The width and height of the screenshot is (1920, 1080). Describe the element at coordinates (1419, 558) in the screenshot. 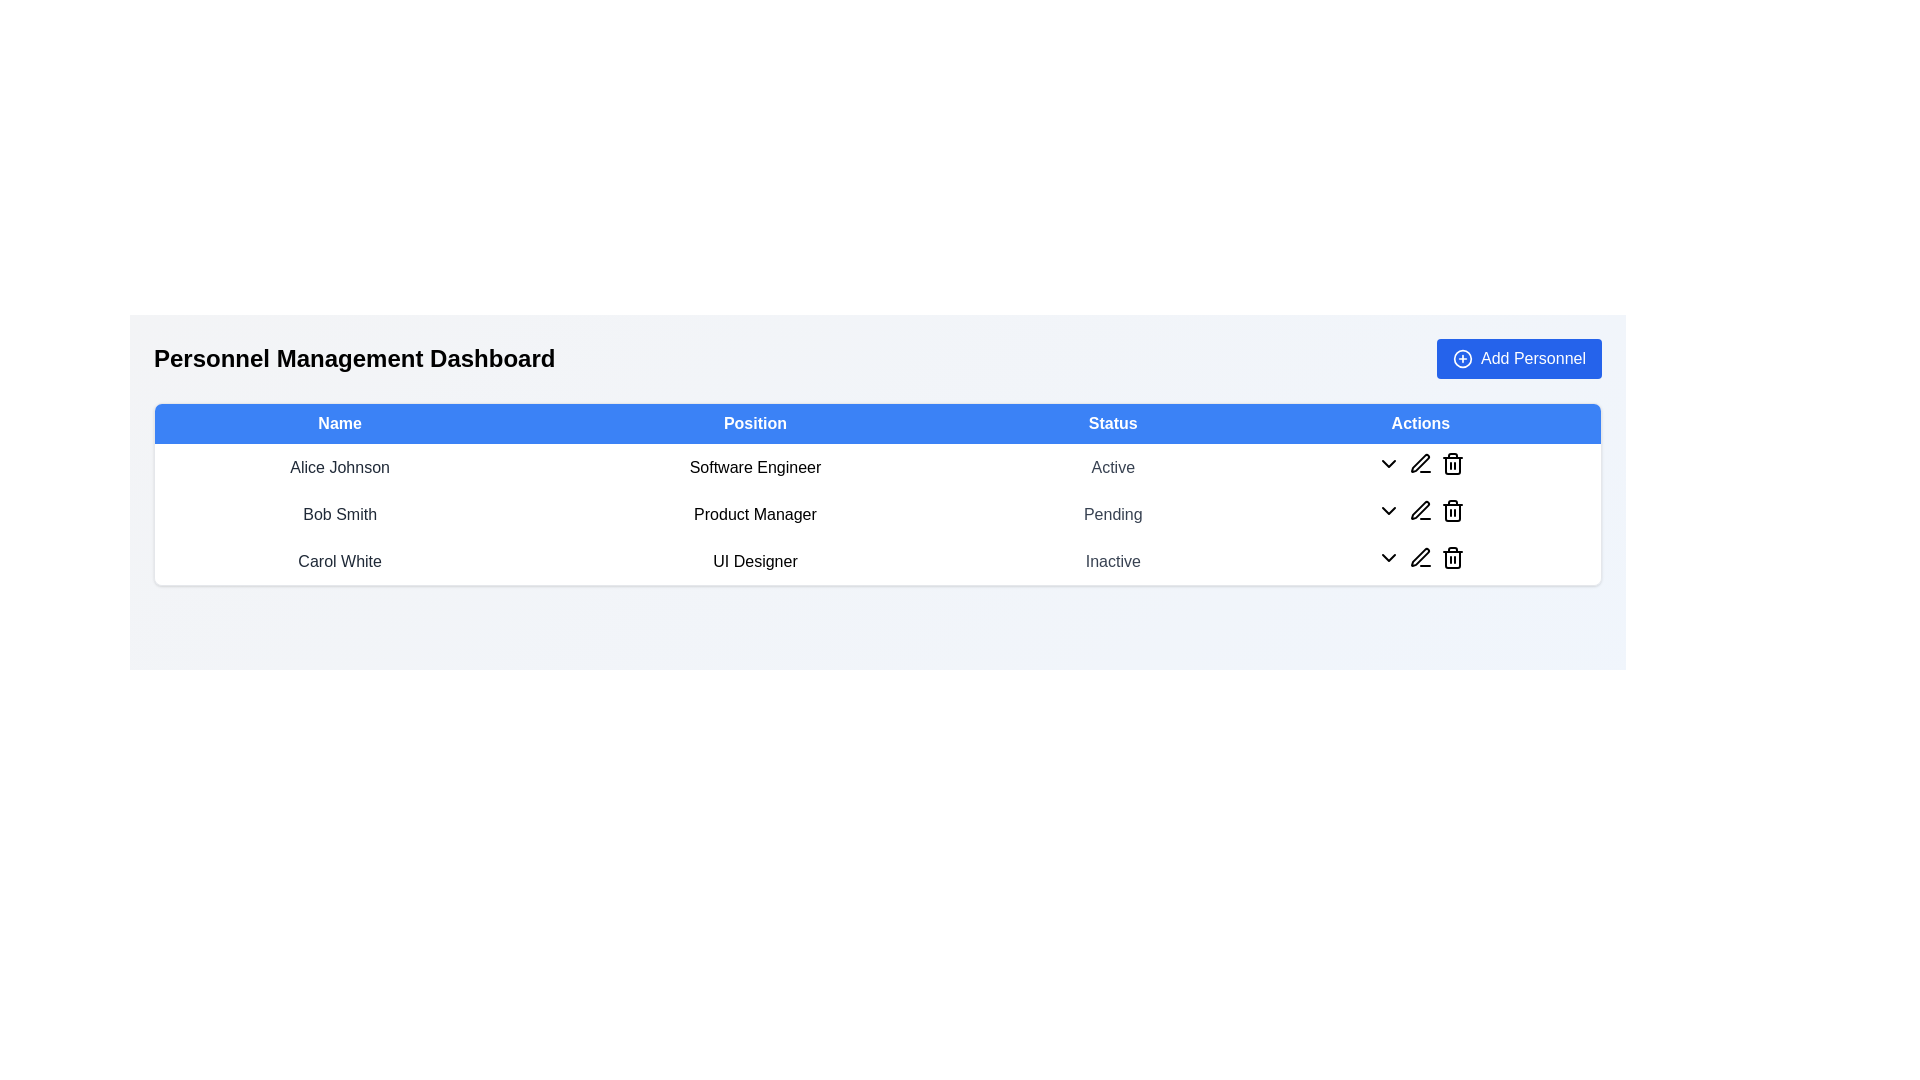

I see `the edit icon button located in the actions column of the row for 'Carol White' to modify the data or details` at that location.